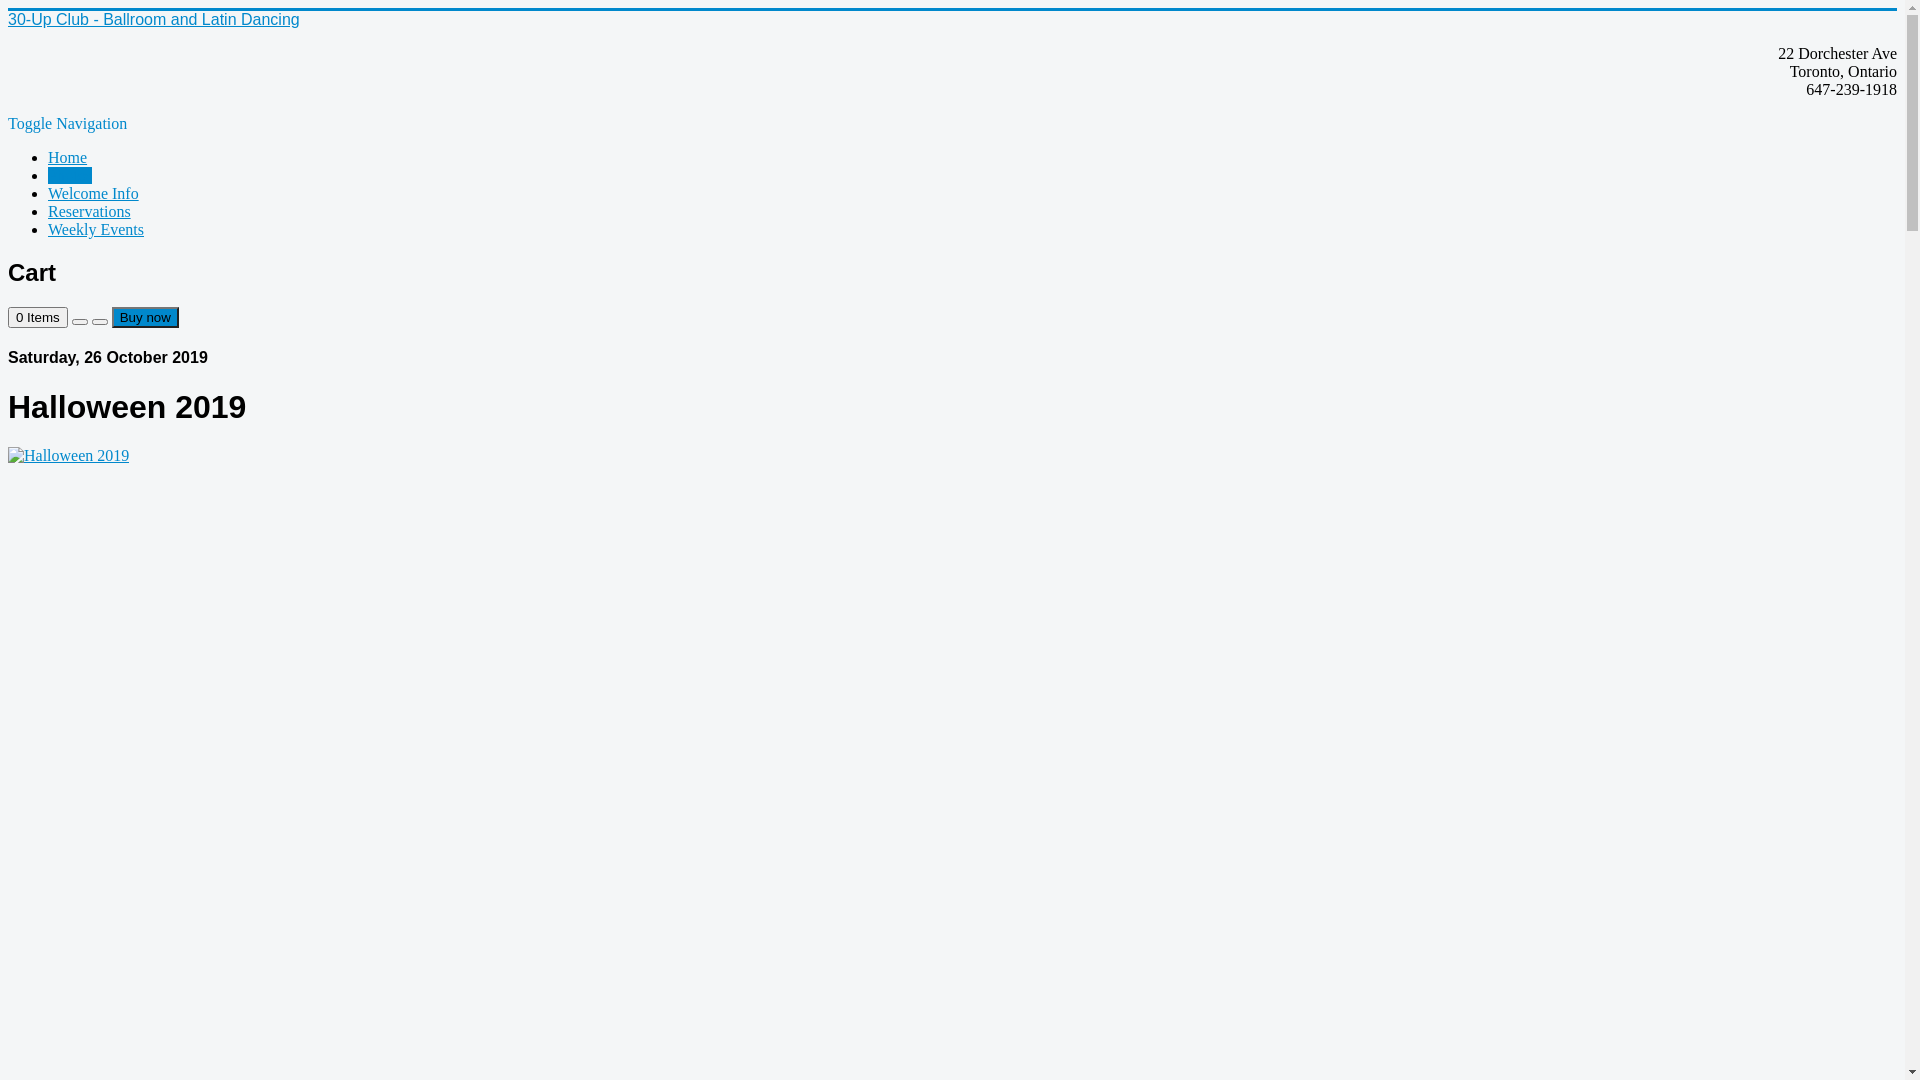 This screenshot has height=1080, width=1920. I want to click on 'Toggle Navigation', so click(67, 123).